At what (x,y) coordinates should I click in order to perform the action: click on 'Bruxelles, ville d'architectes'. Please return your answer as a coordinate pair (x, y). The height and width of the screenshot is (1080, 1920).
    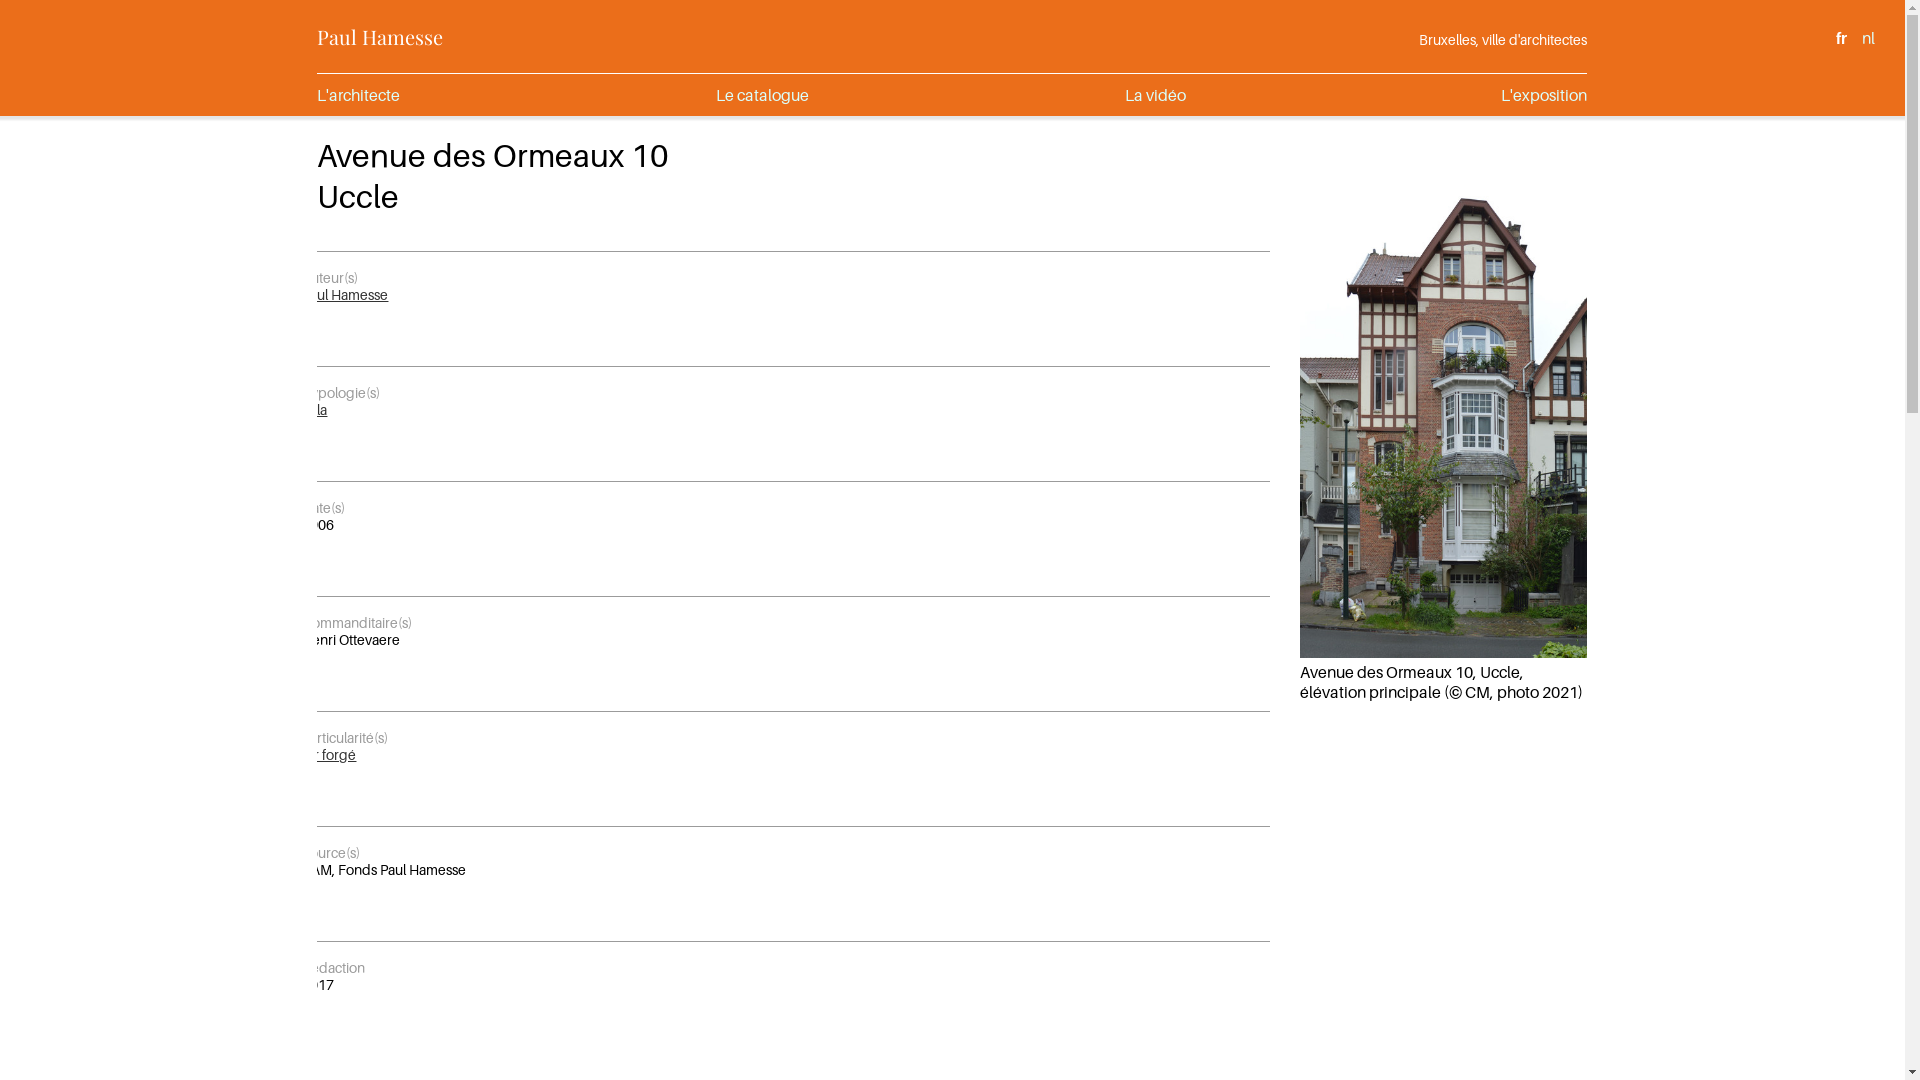
    Looking at the image, I should click on (1418, 39).